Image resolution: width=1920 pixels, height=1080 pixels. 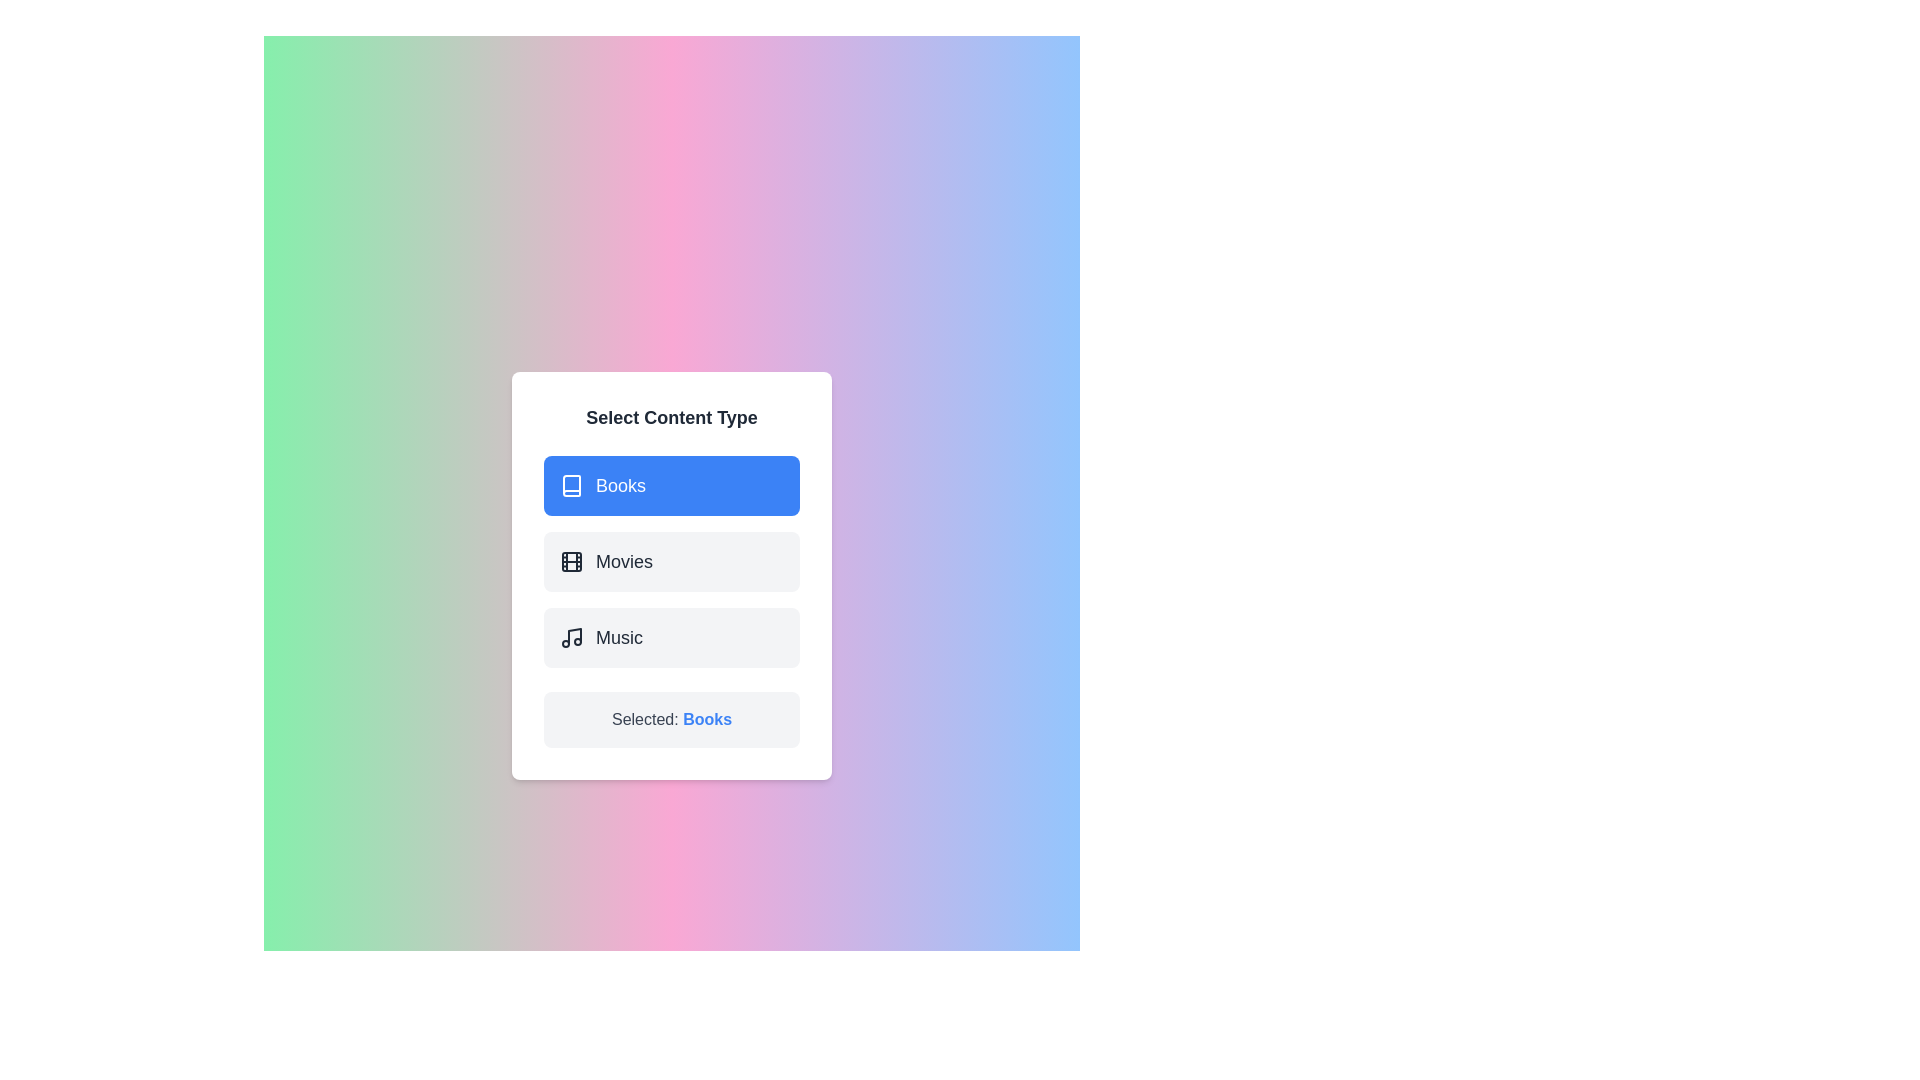 I want to click on the static text element that displays the currently selected content type, located at the bottom of the white card UI component, so click(x=672, y=720).